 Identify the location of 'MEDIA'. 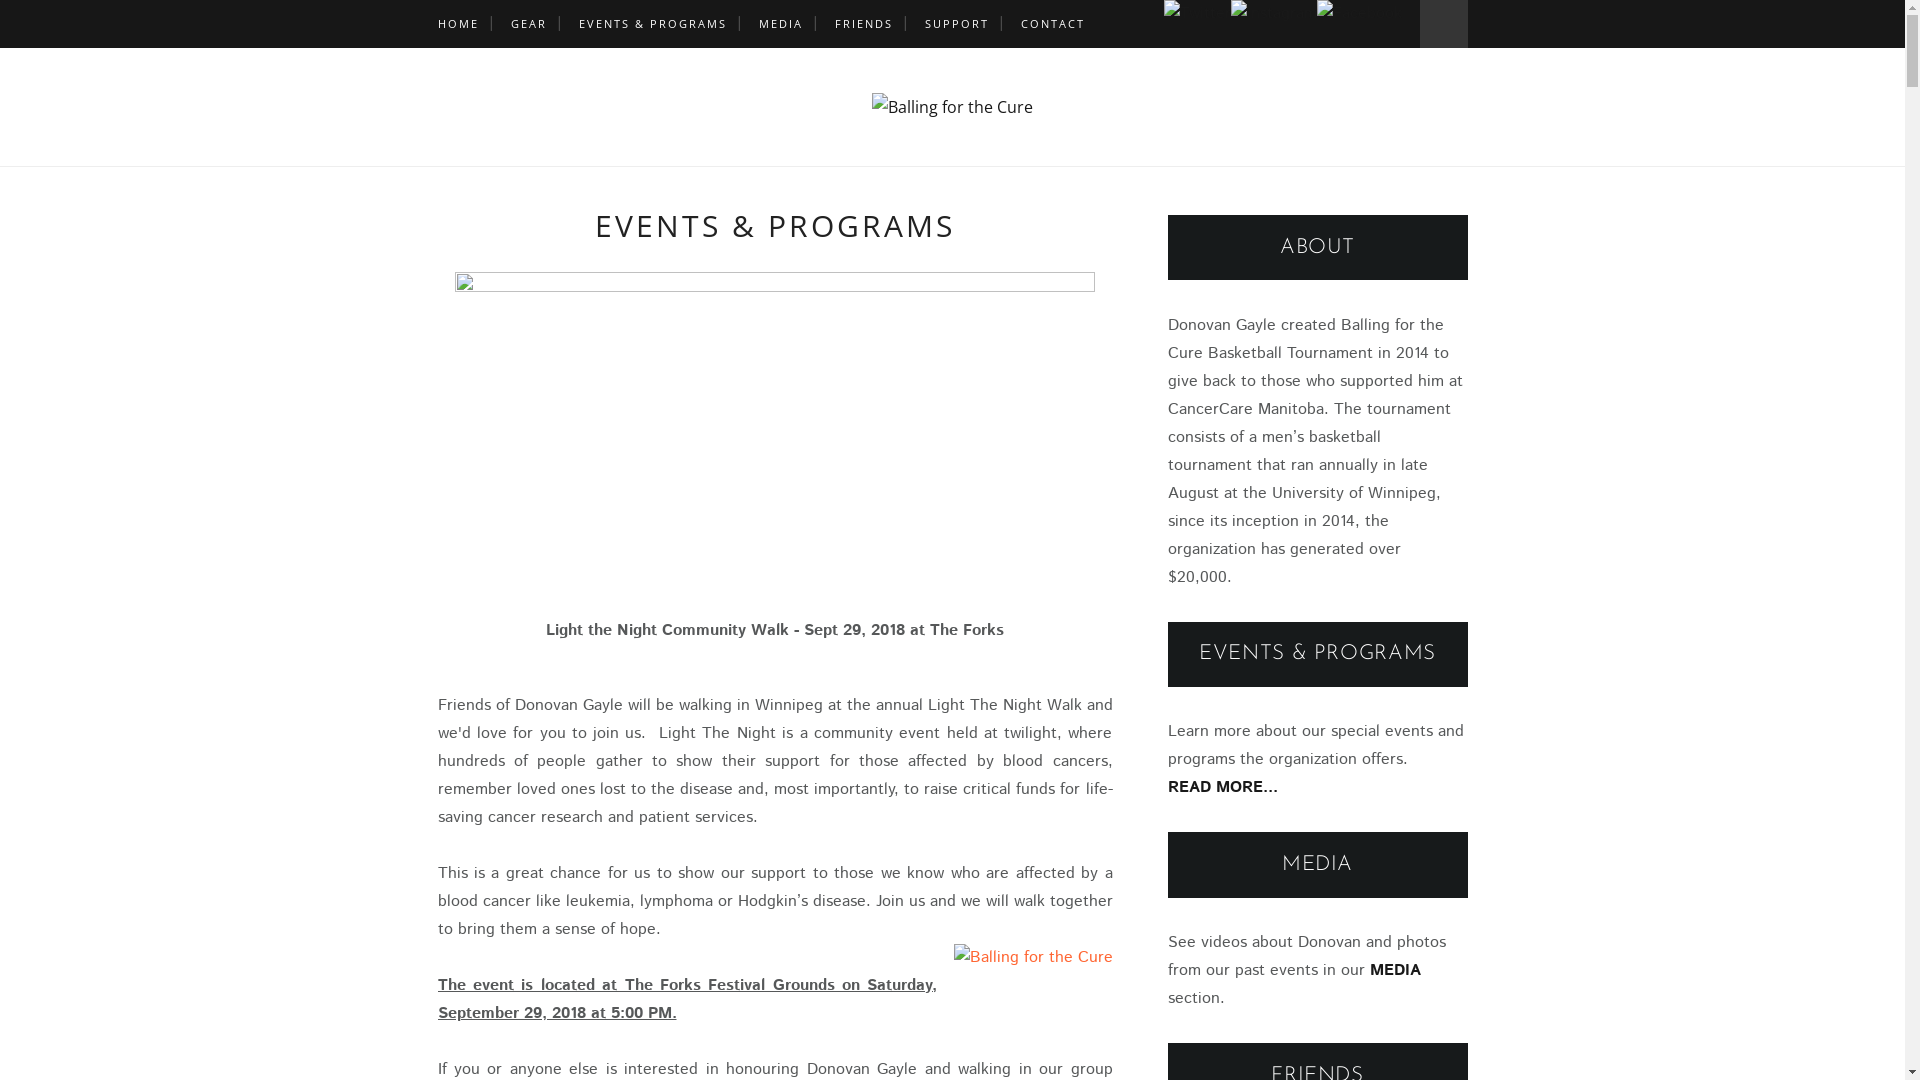
(778, 23).